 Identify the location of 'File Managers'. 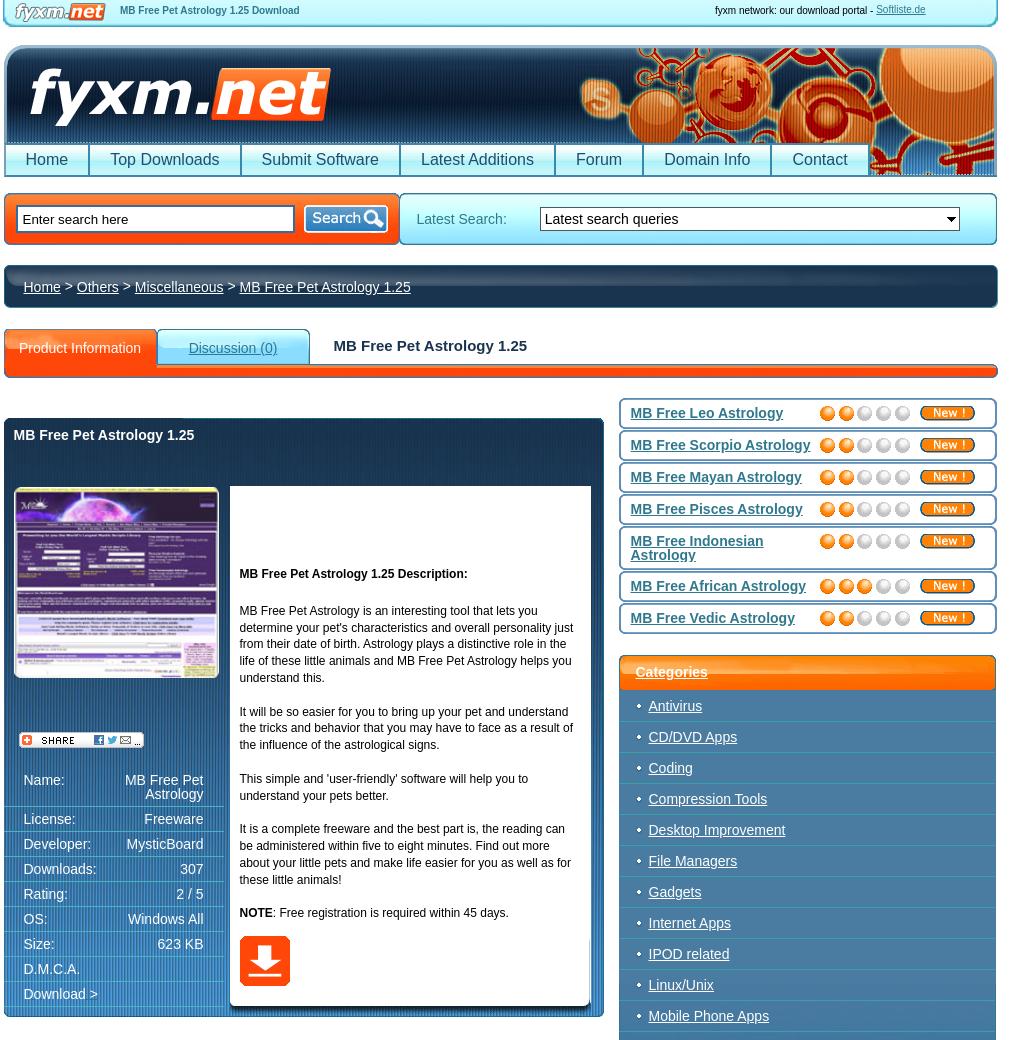
(691, 860).